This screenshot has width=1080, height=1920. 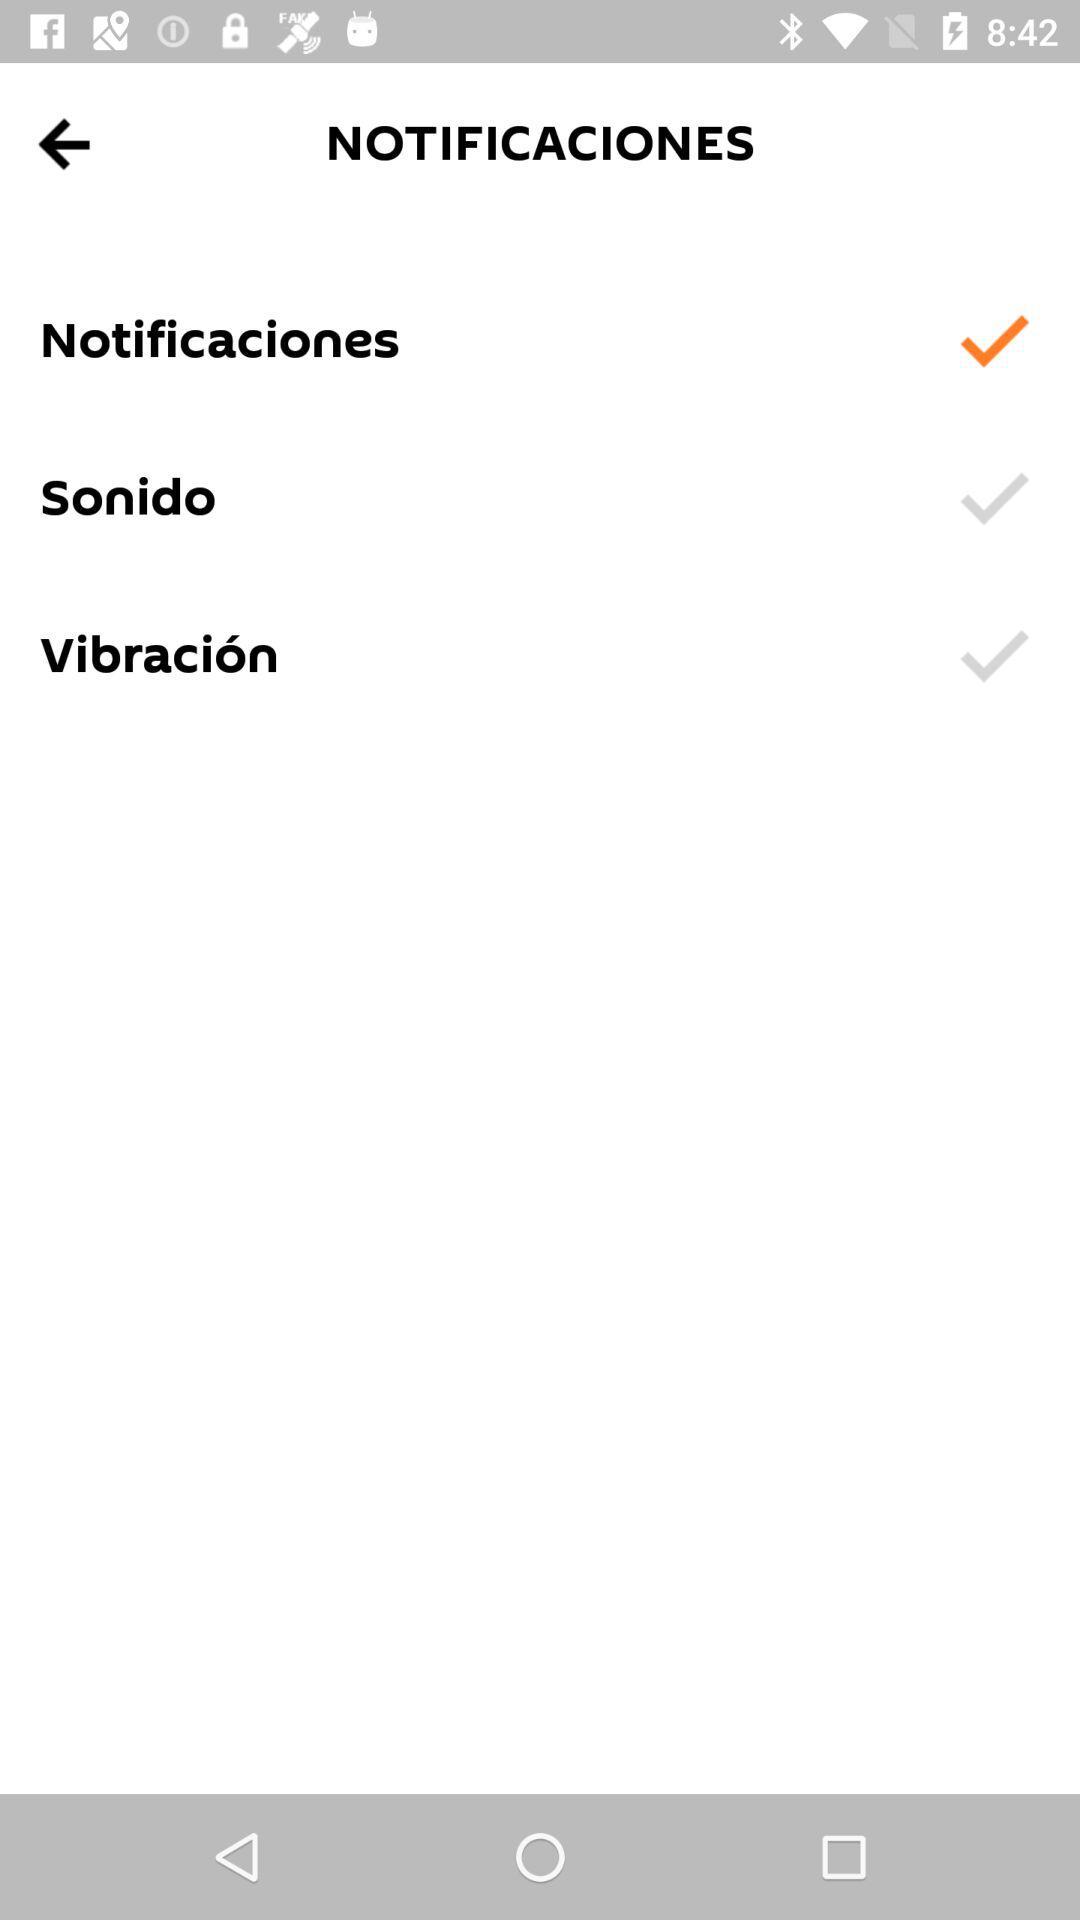 What do you see at coordinates (64, 143) in the screenshot?
I see `go back` at bounding box center [64, 143].